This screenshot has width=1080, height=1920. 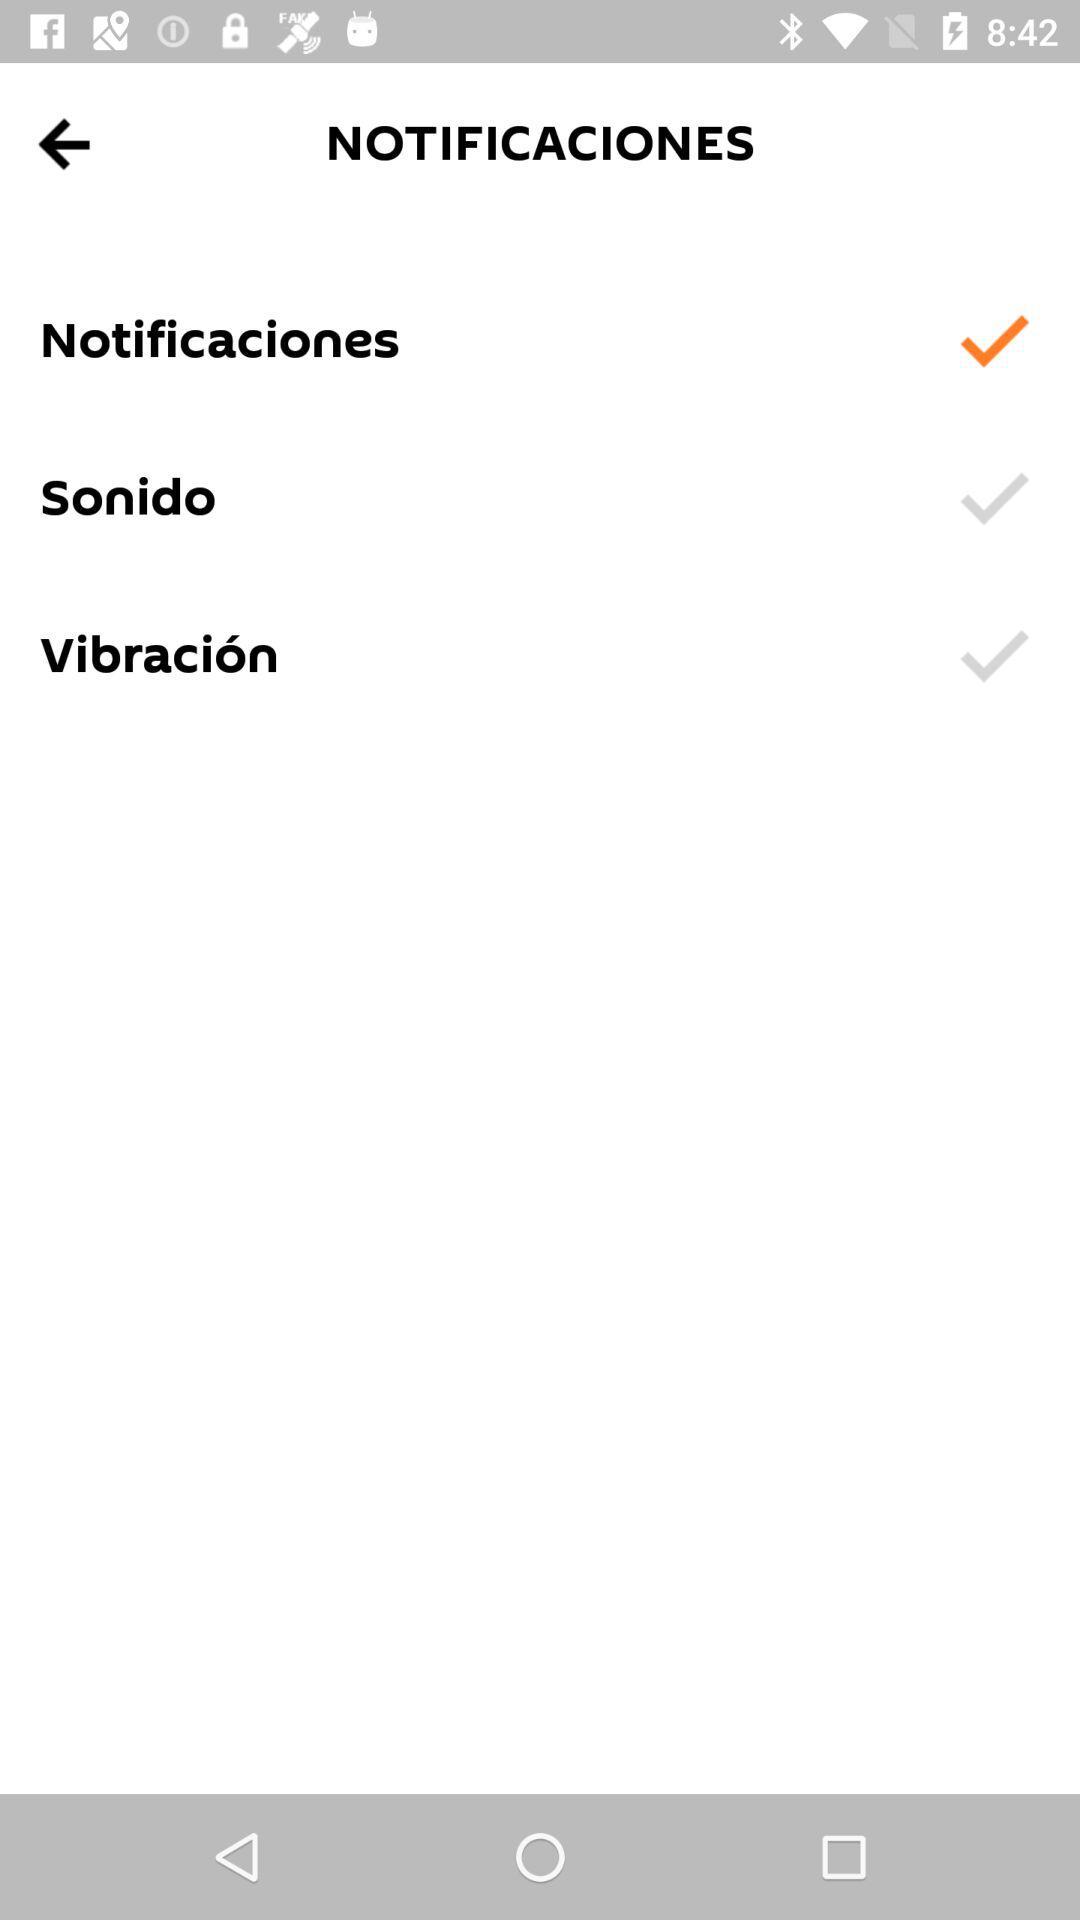 What do you see at coordinates (64, 143) in the screenshot?
I see `go back` at bounding box center [64, 143].